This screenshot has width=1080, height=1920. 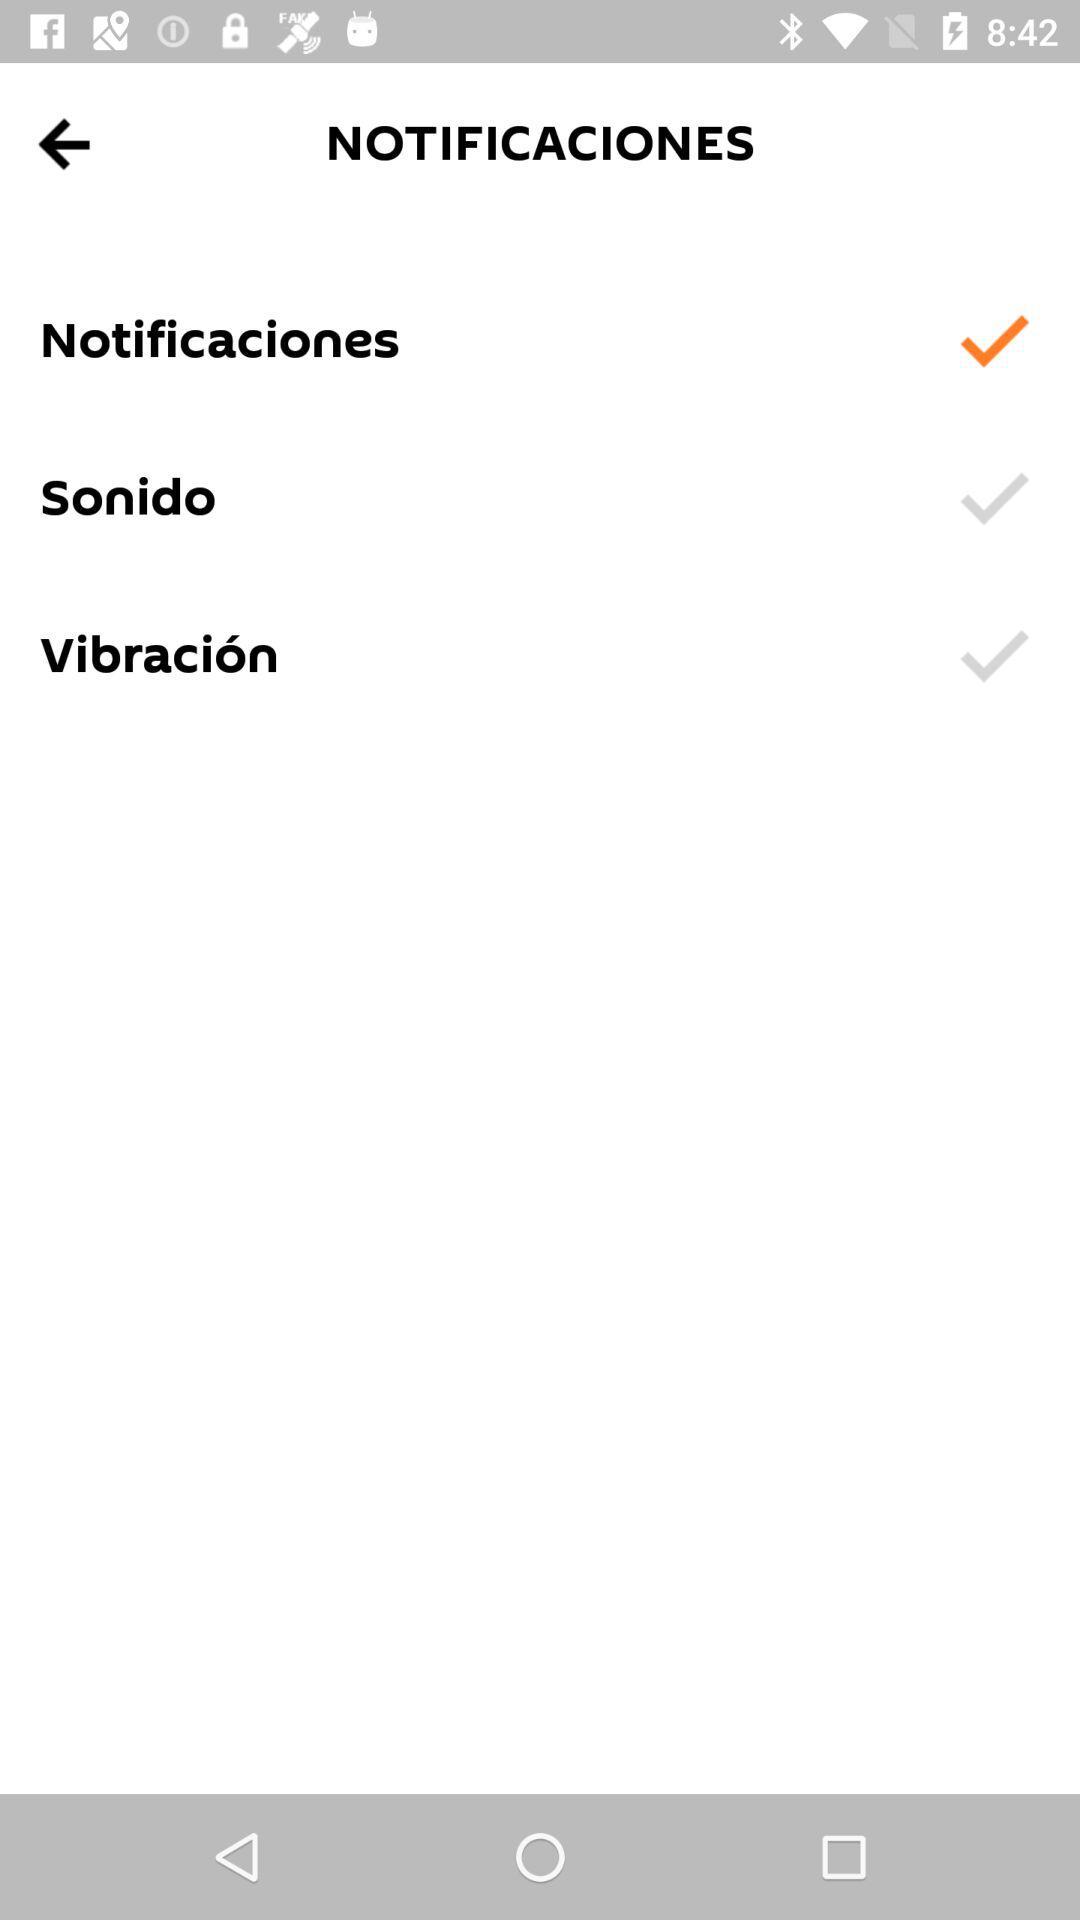 What do you see at coordinates (64, 143) in the screenshot?
I see `go back` at bounding box center [64, 143].